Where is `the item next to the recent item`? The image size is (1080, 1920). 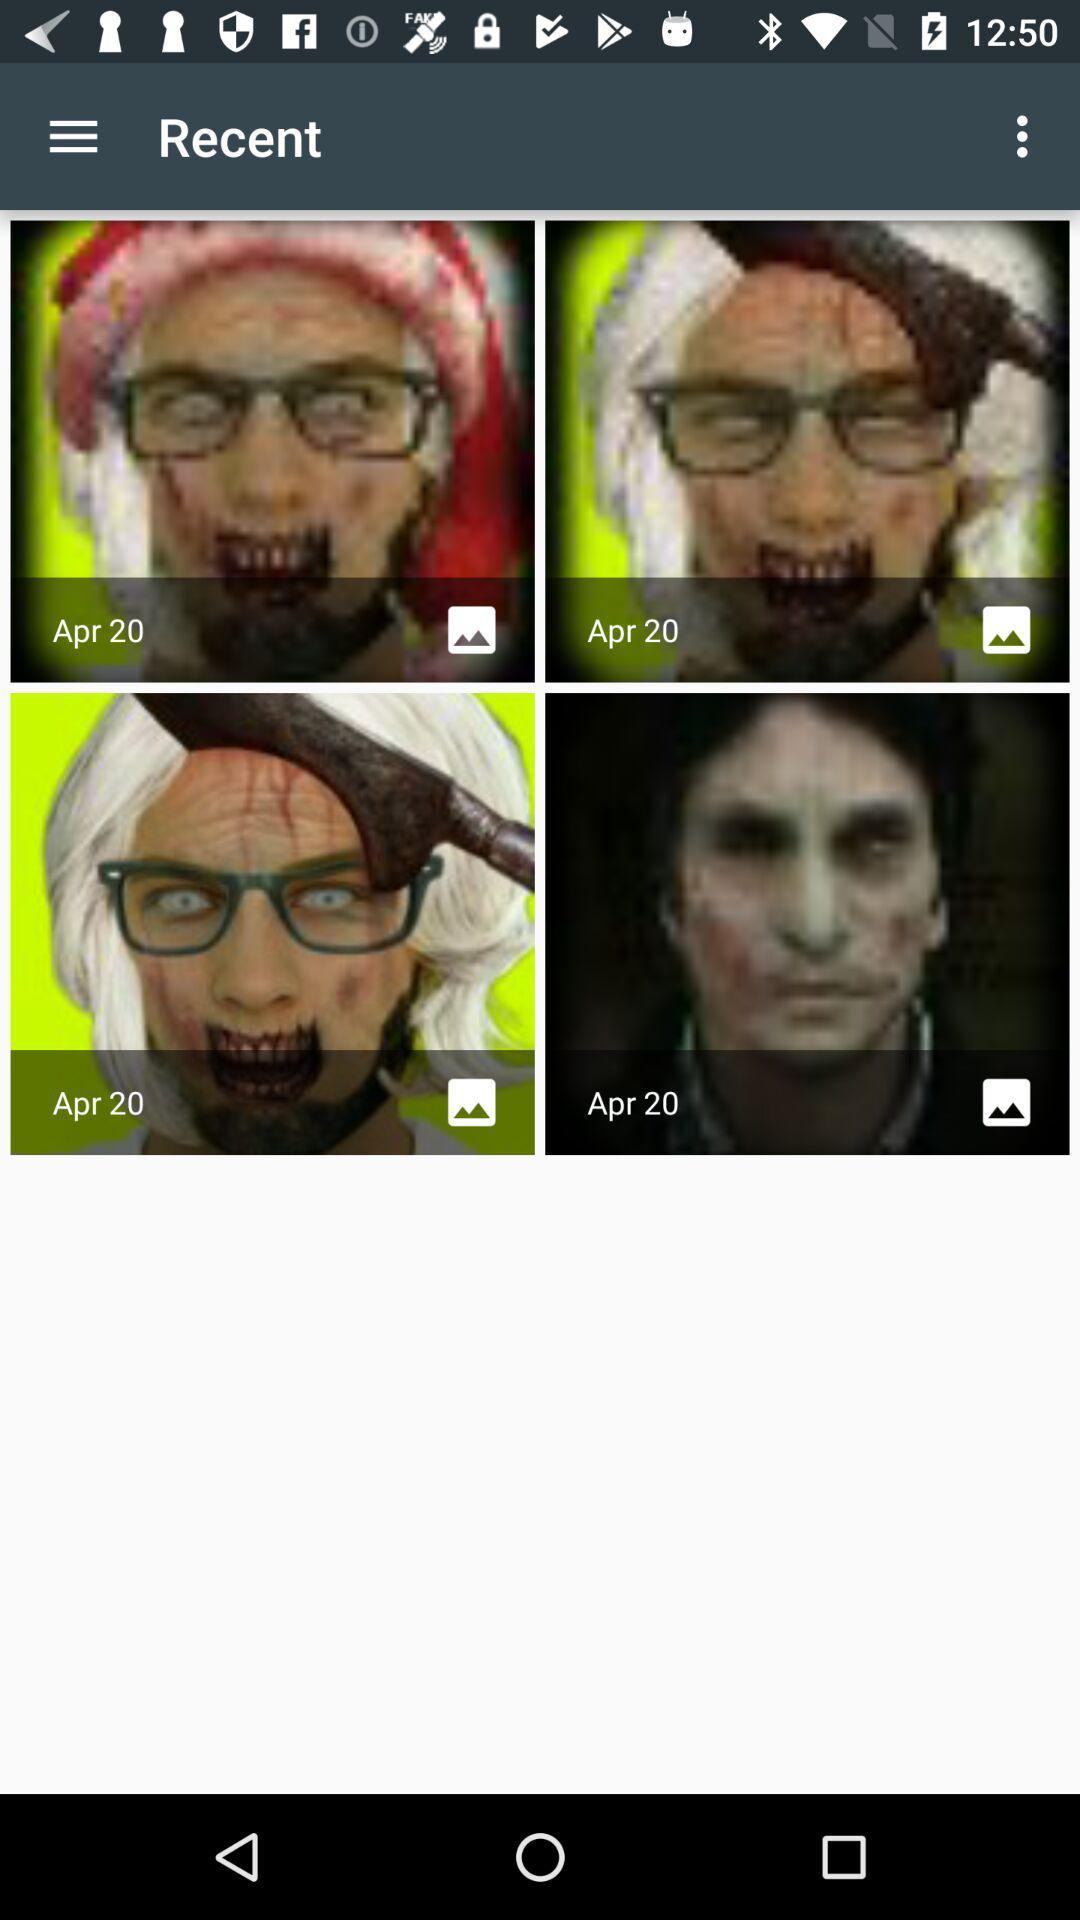 the item next to the recent item is located at coordinates (72, 135).